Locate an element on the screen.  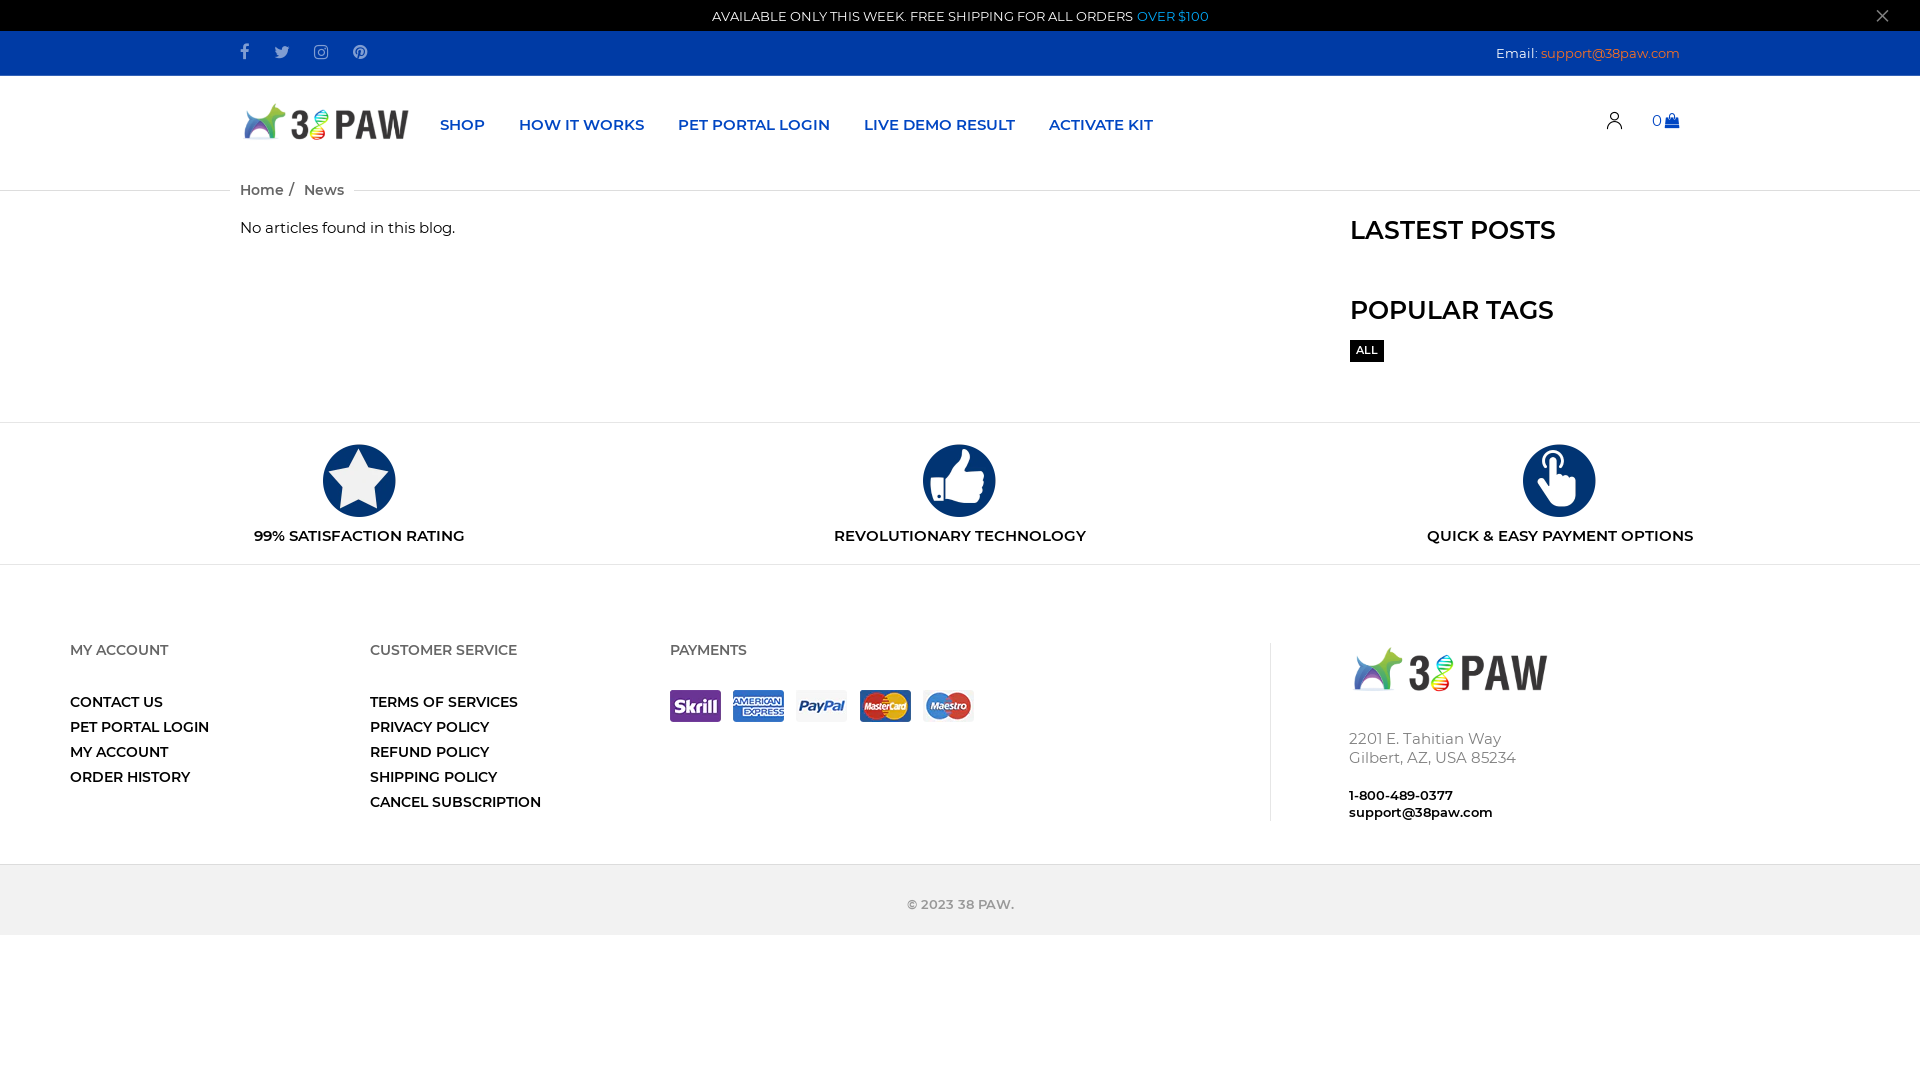
'Facebook' is located at coordinates (243, 52).